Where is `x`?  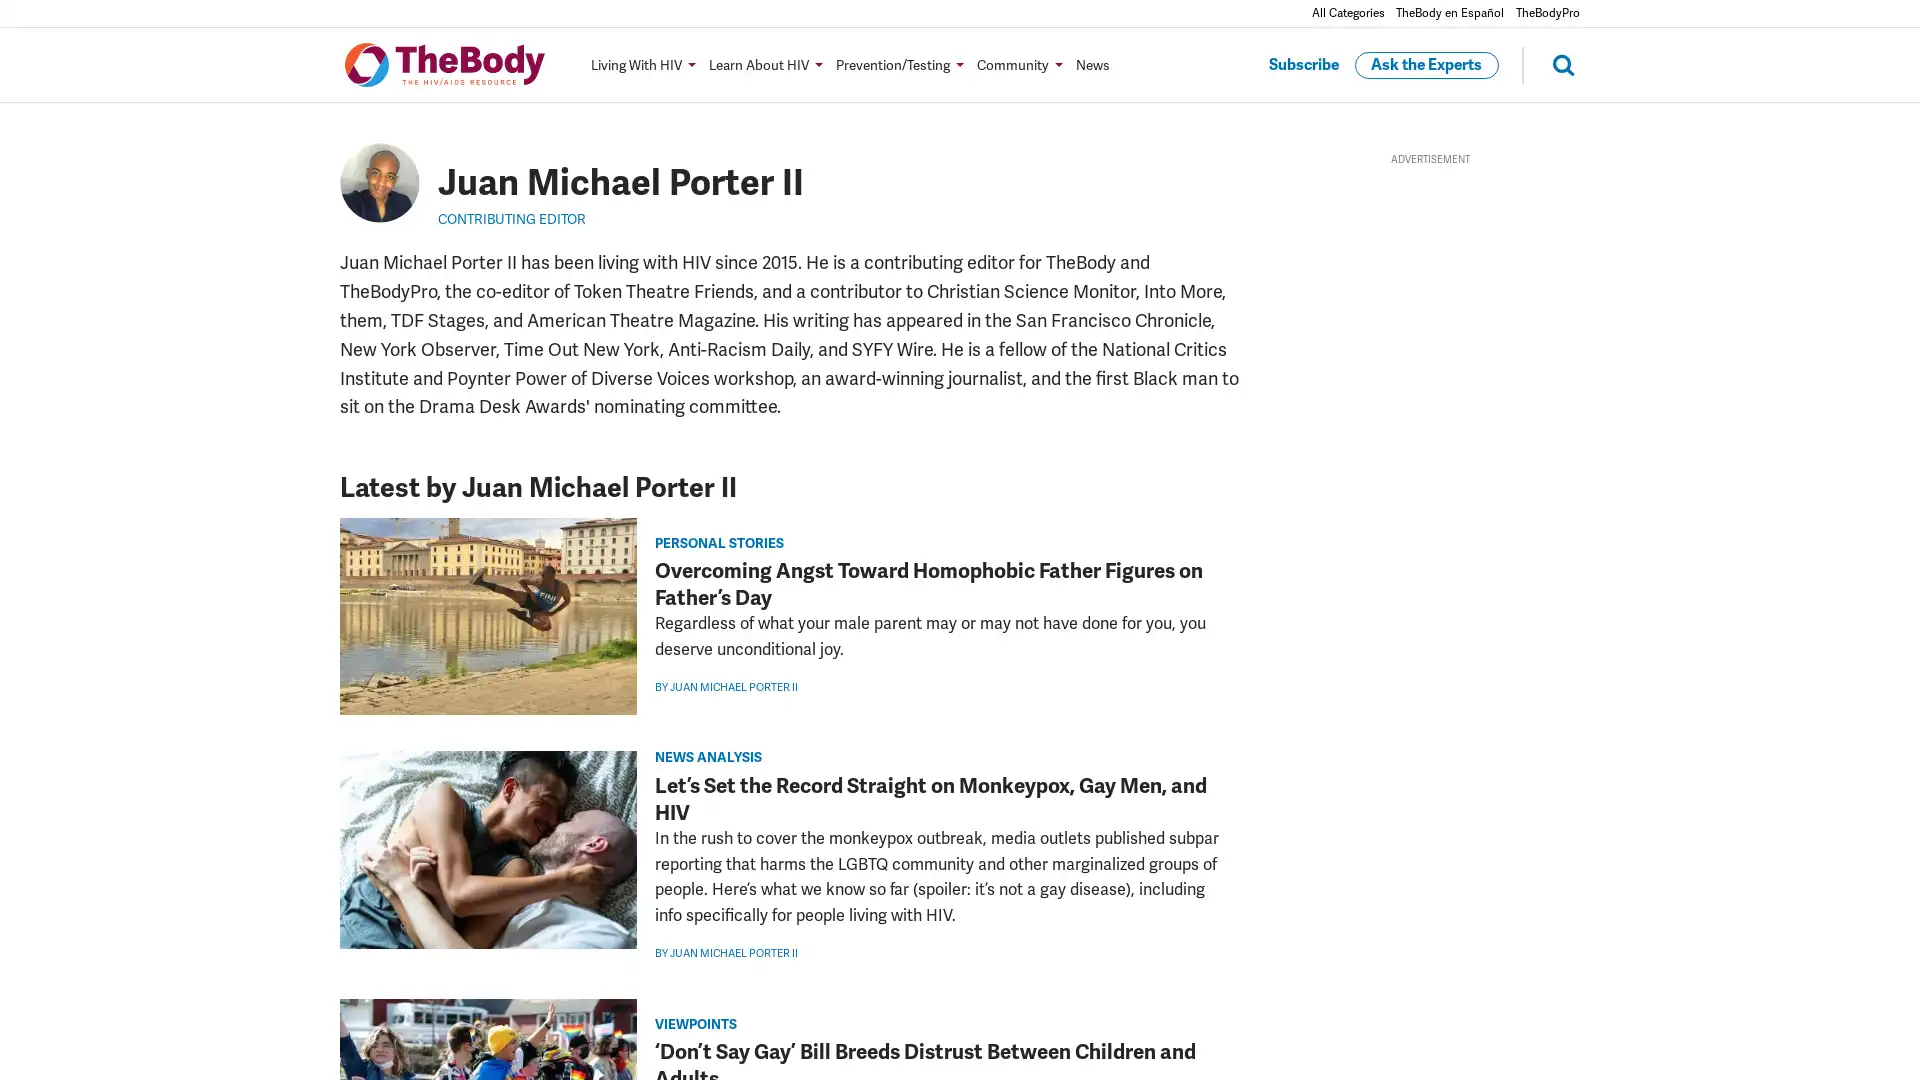 x is located at coordinates (312, 785).